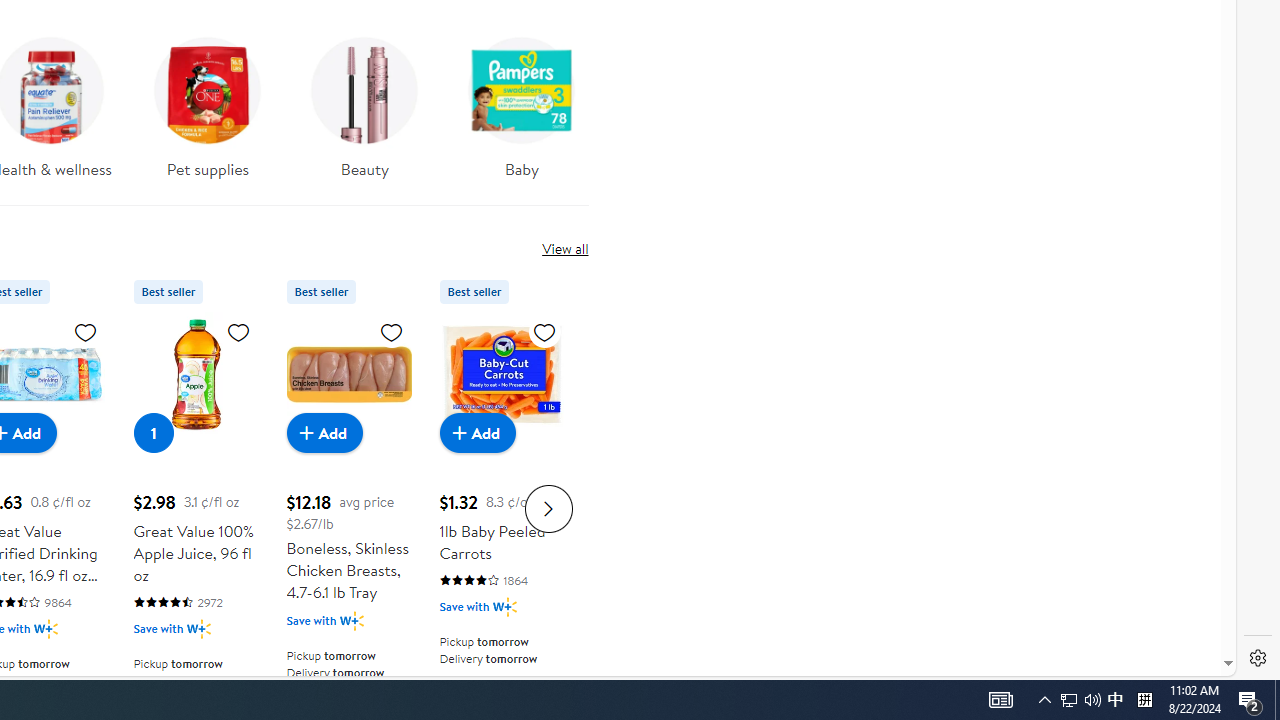 This screenshot has width=1280, height=720. I want to click on 'Great Value 100% Apple Juice, 96 fl oz', so click(195, 374).